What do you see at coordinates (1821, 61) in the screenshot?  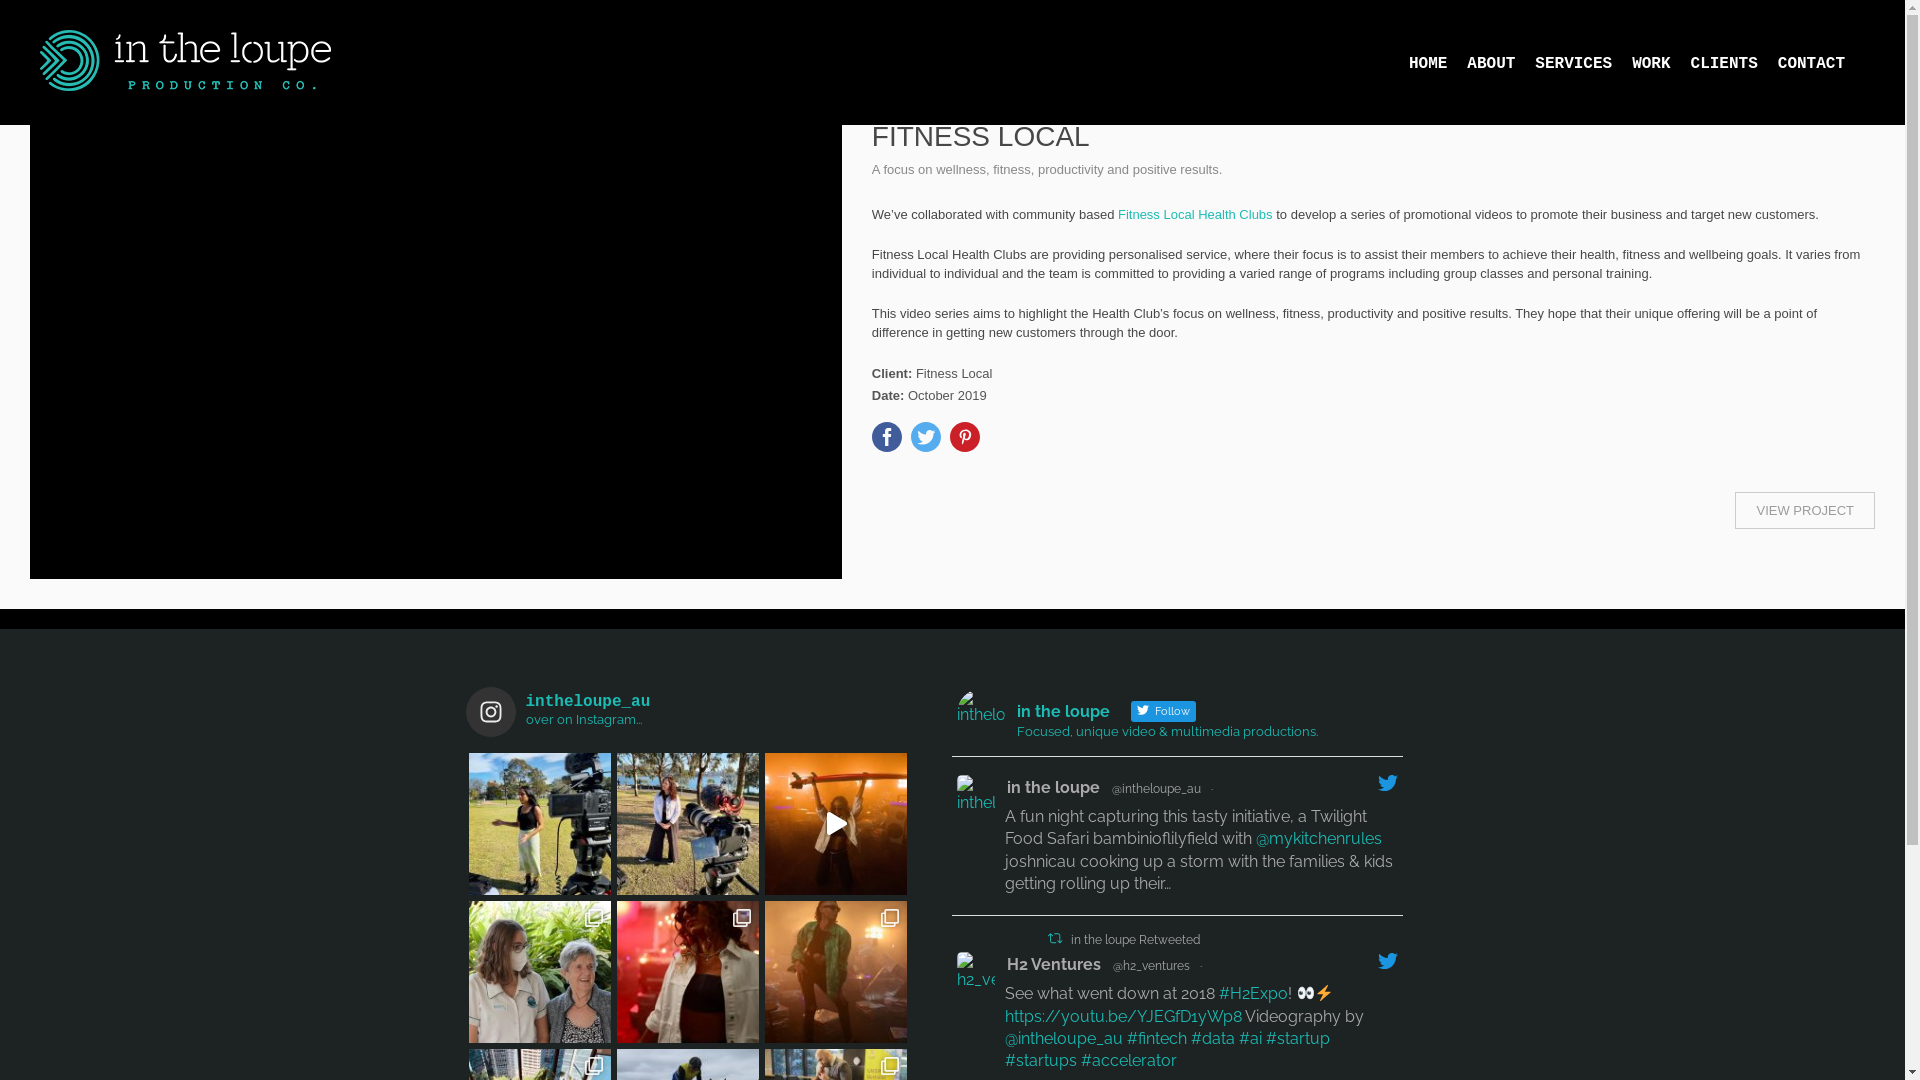 I see `'CONTACT'` at bounding box center [1821, 61].